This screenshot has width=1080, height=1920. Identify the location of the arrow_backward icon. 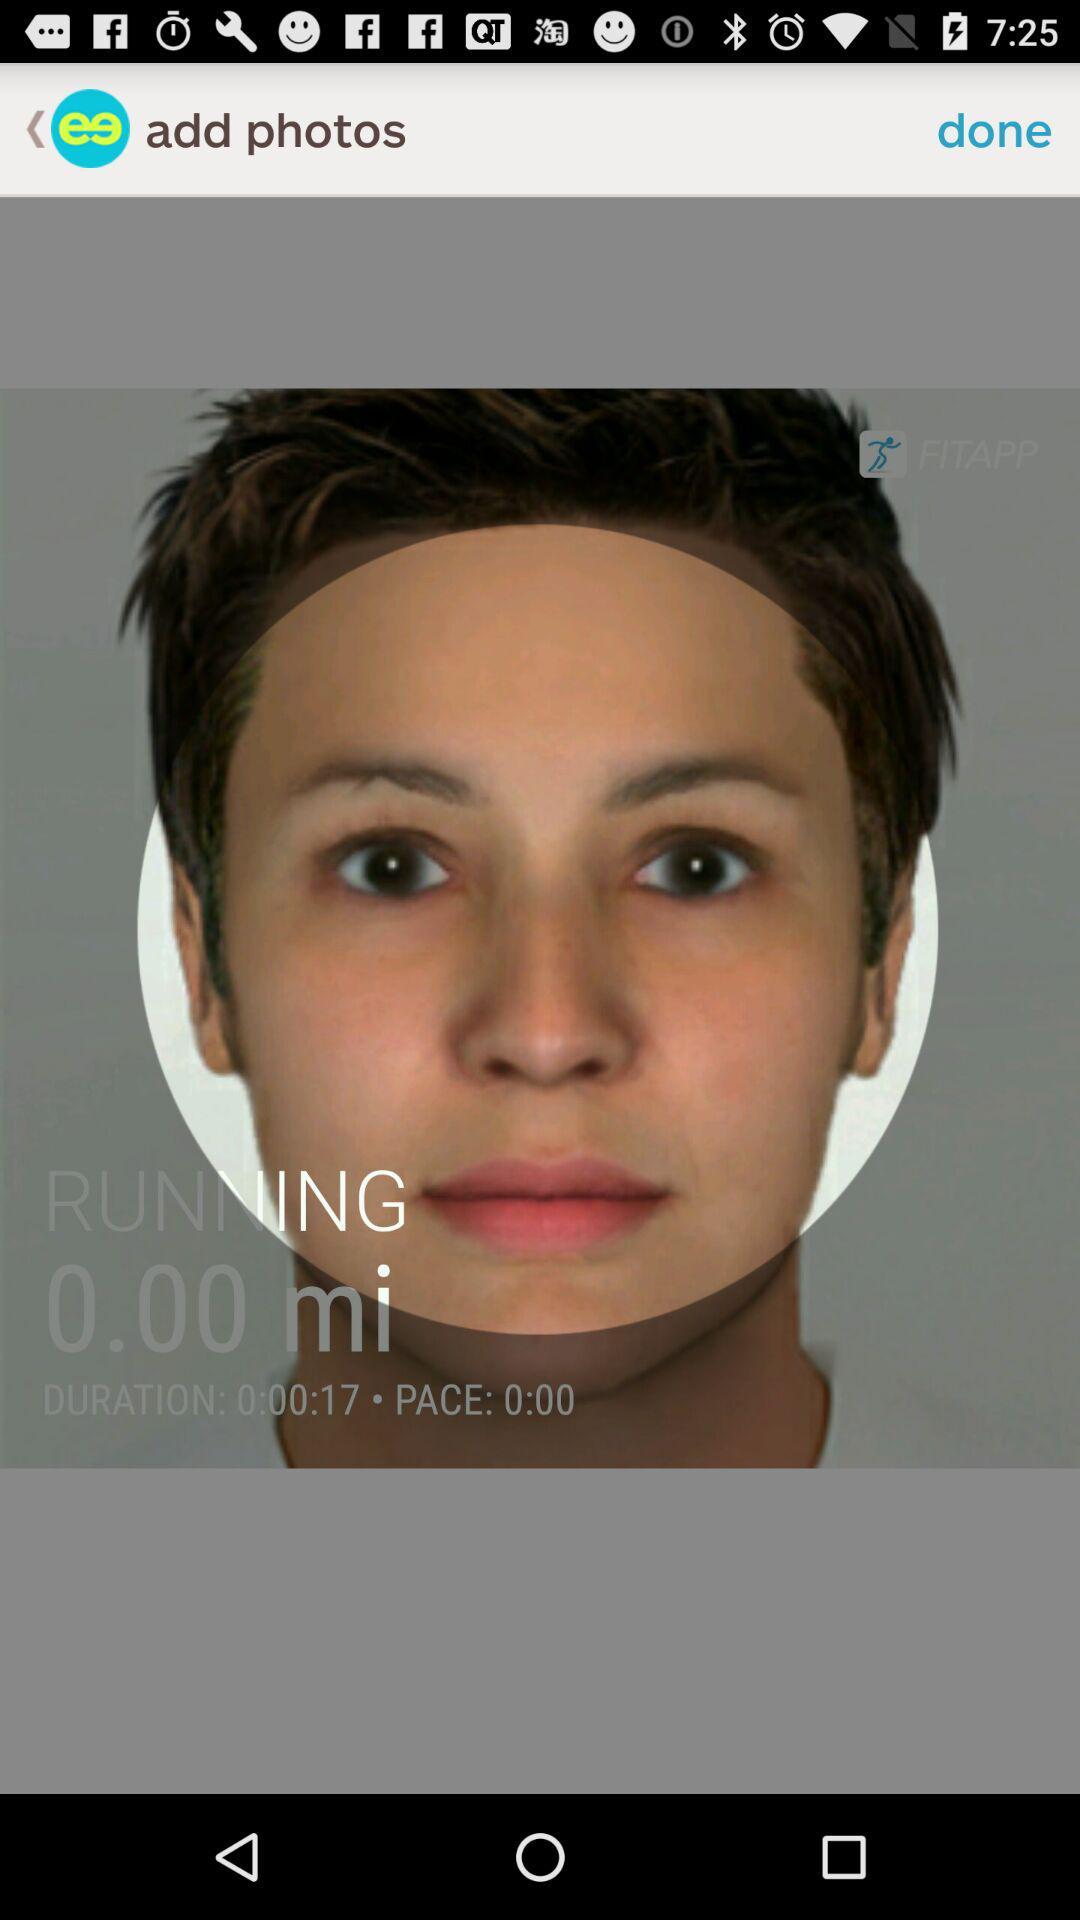
(25, 136).